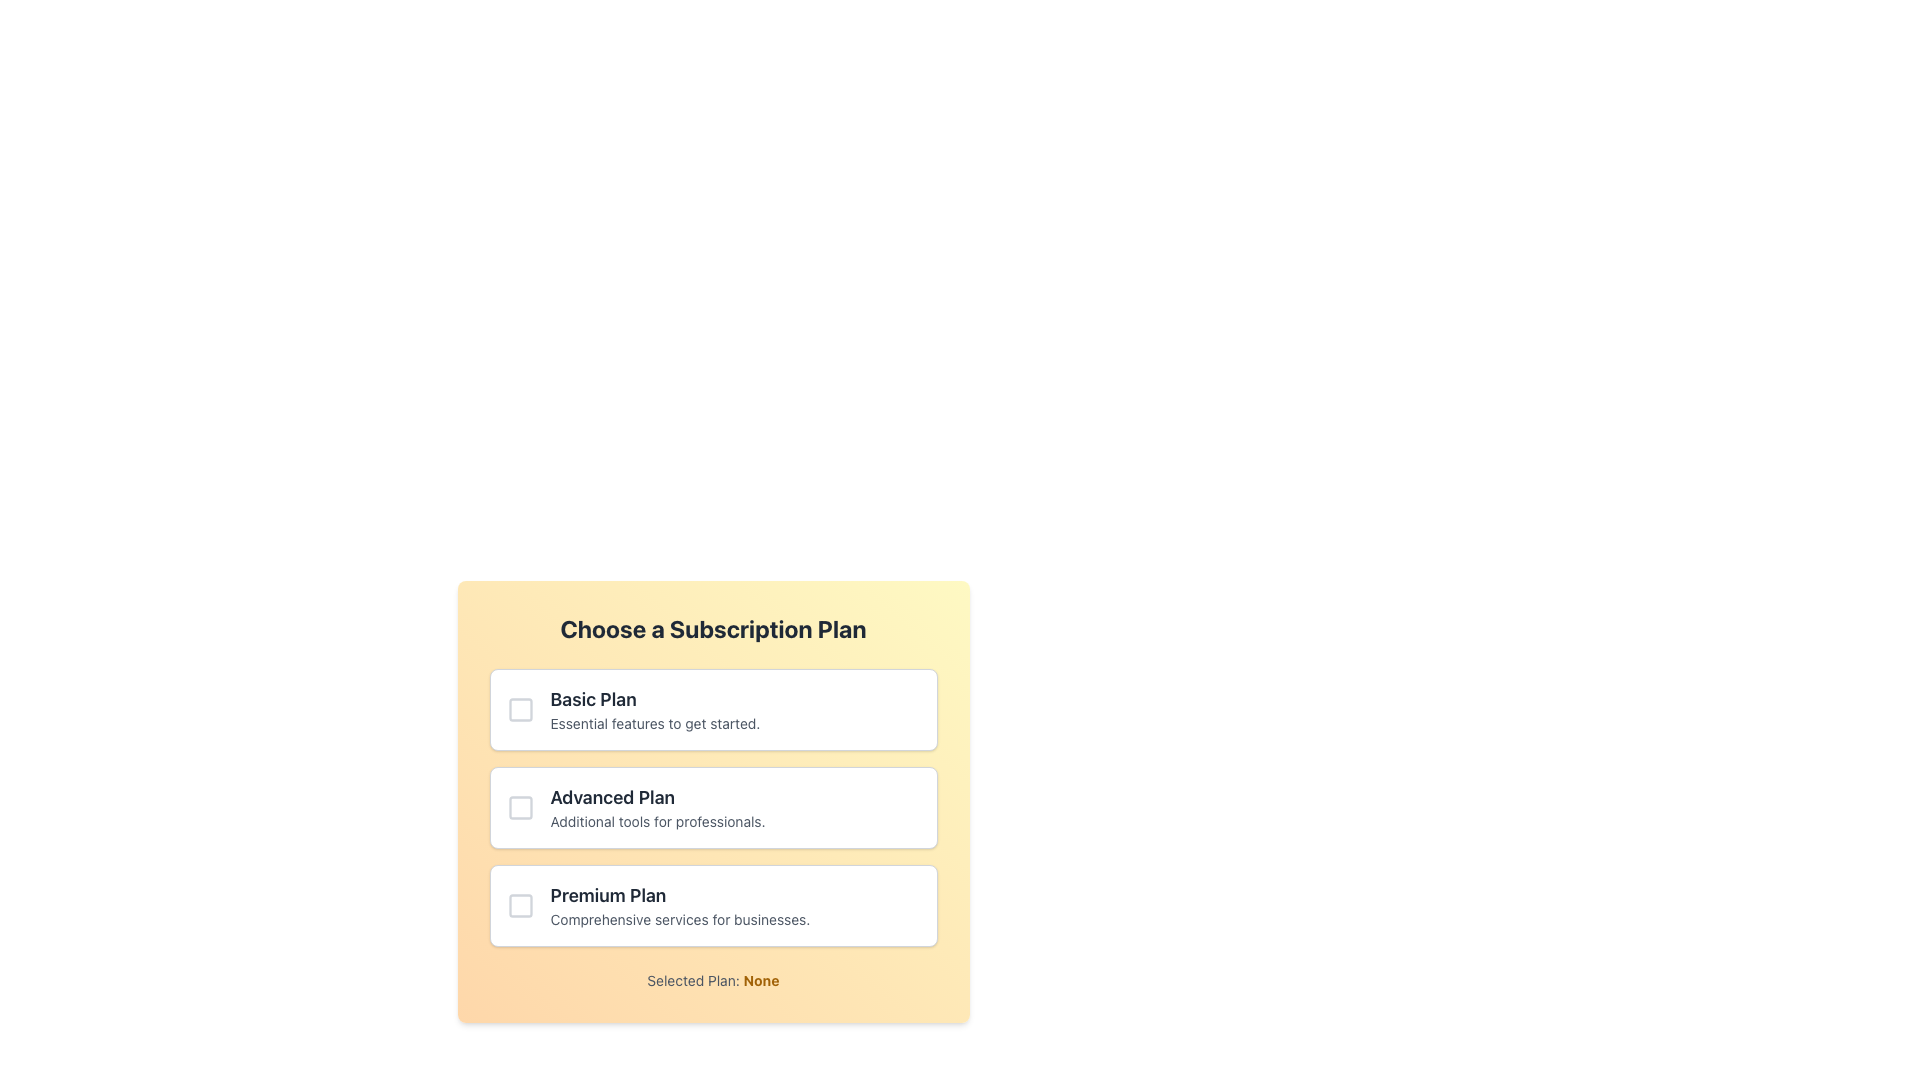 The height and width of the screenshot is (1080, 1920). What do you see at coordinates (520, 708) in the screenshot?
I see `the first checkbox for the 'Basic Plan' subscription located at the top left corner of its card` at bounding box center [520, 708].